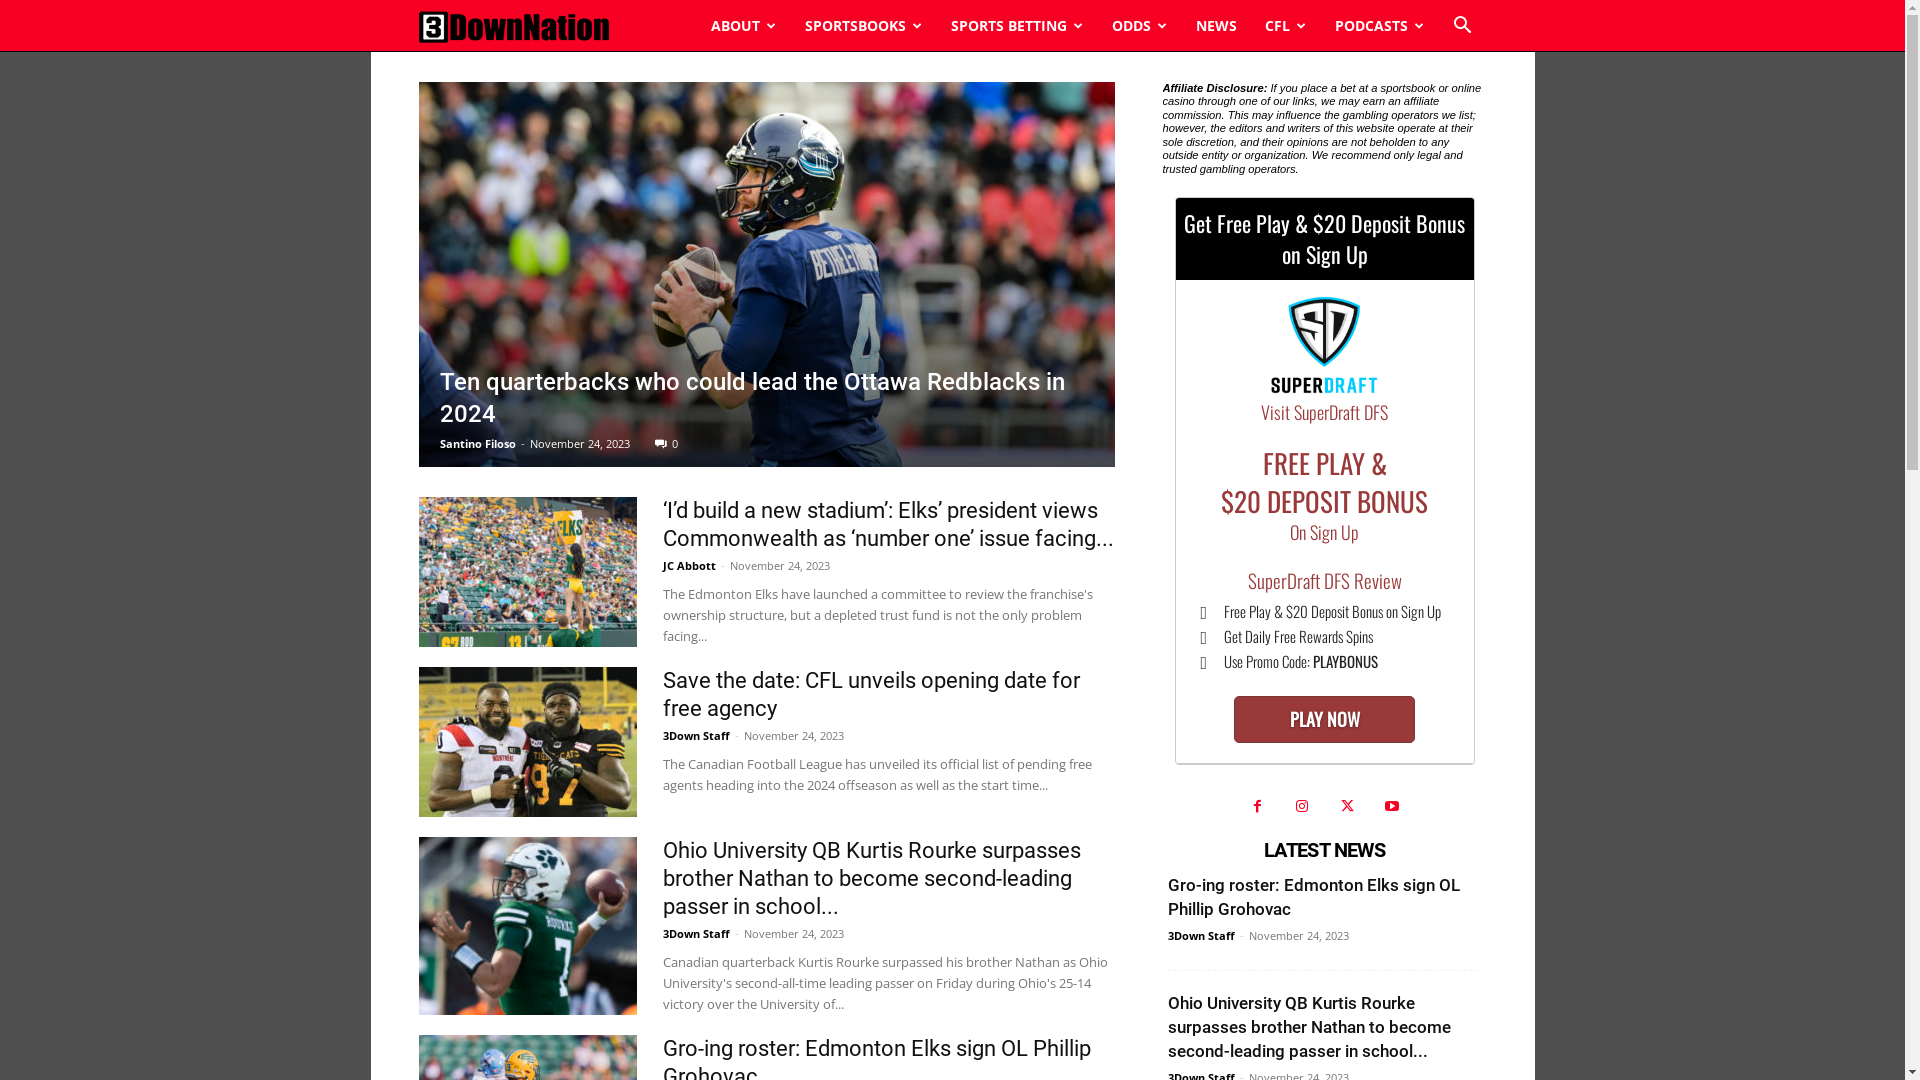 The height and width of the screenshot is (1080, 1920). What do you see at coordinates (1390, 806) in the screenshot?
I see `'Youtube'` at bounding box center [1390, 806].